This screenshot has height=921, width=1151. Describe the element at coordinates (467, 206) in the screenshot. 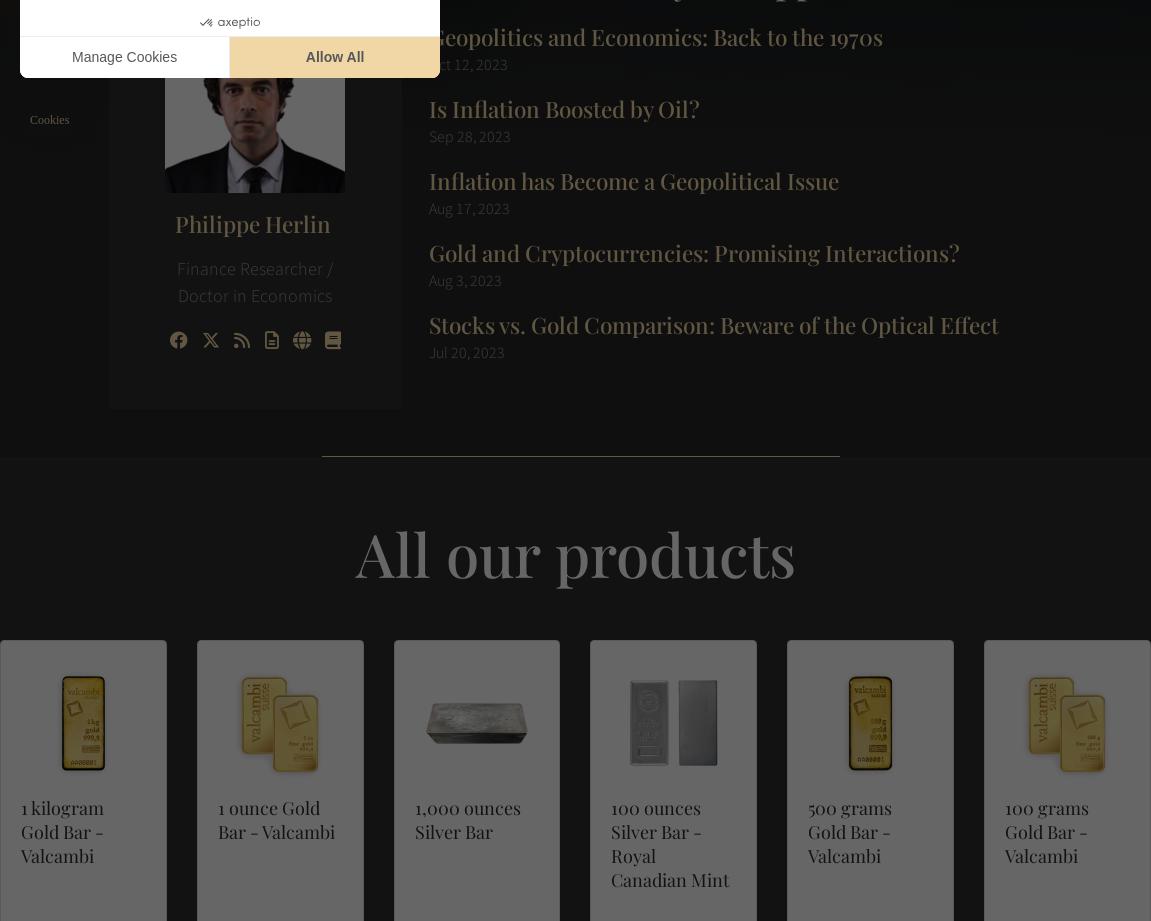

I see `'Aug 17, 2023'` at that location.